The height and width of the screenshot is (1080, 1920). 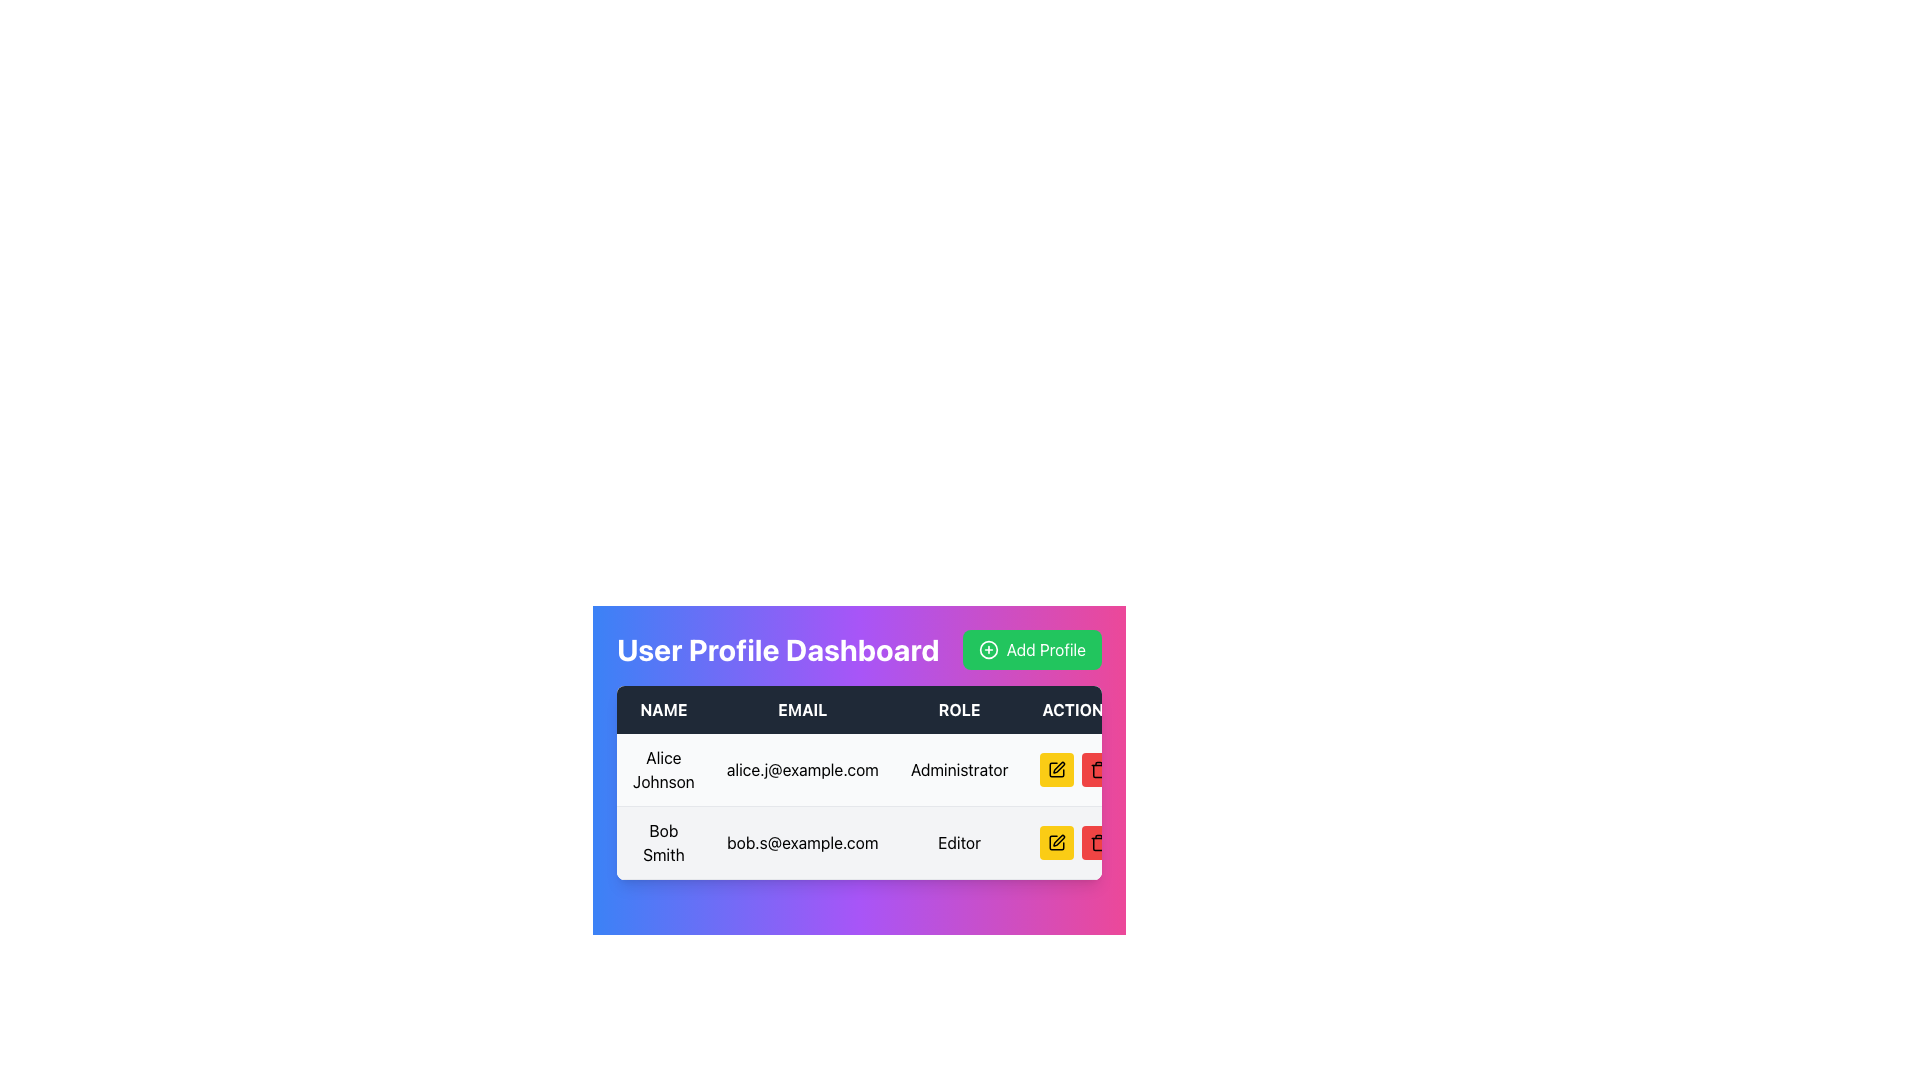 What do you see at coordinates (777, 650) in the screenshot?
I see `the header element indicating the User Profile Dashboard, which is the leftmost component in a horizontal bar and located to the left of the 'Add Profile' button` at bounding box center [777, 650].